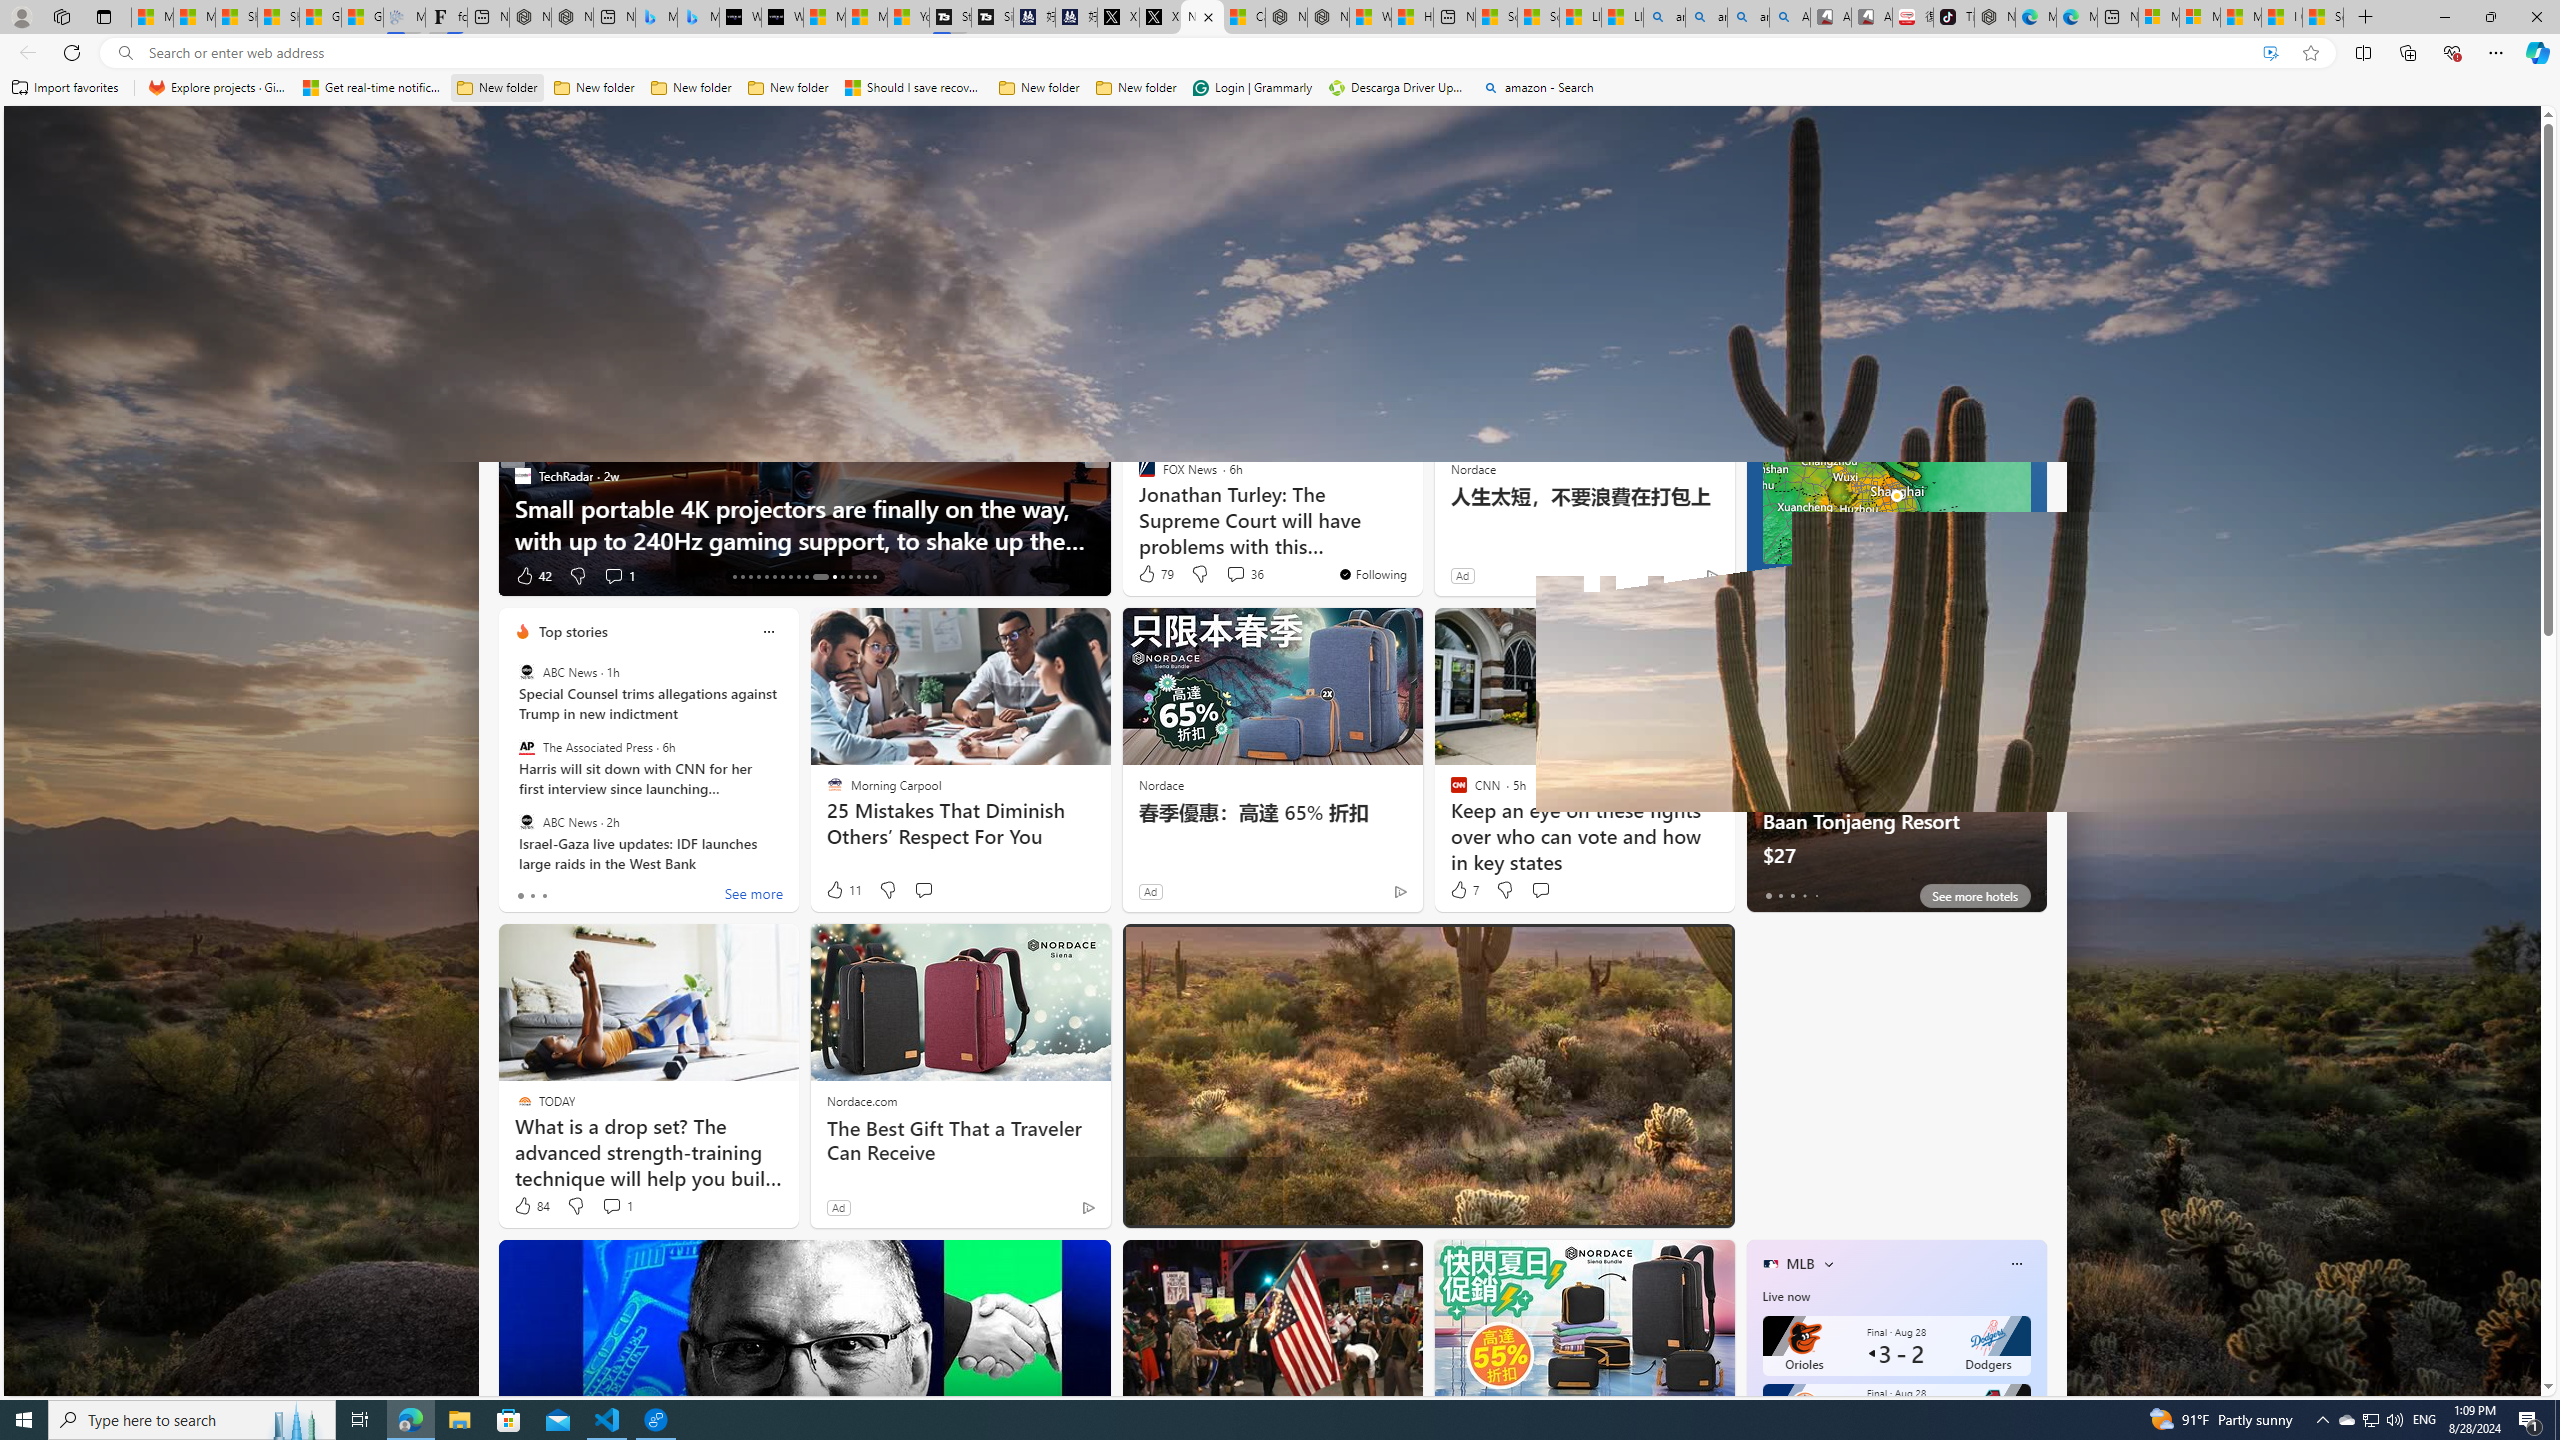 Image resolution: width=2560 pixels, height=1440 pixels. I want to click on 'Microsoft Bing Travel - Shangri-La Hotel Bangkok', so click(697, 16).